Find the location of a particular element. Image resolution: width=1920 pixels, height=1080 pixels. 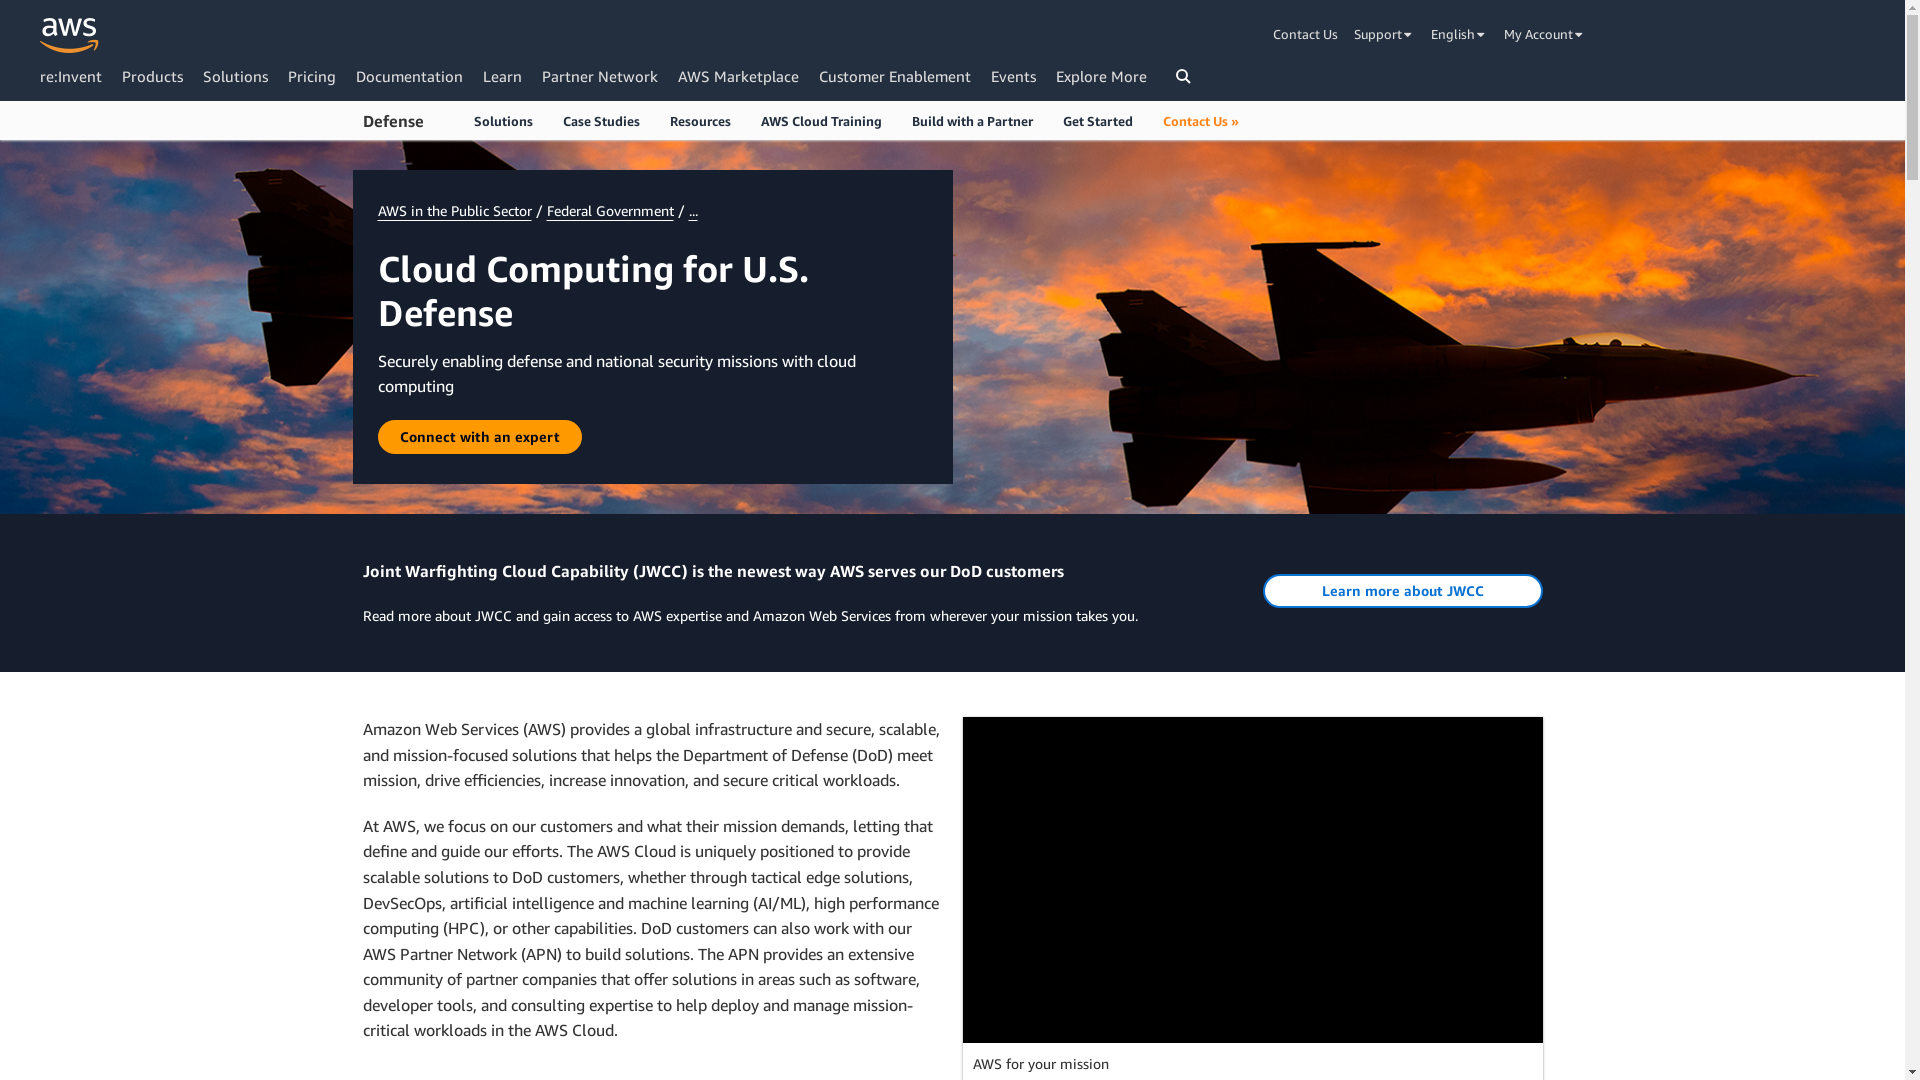

'Learn' is located at coordinates (502, 75).